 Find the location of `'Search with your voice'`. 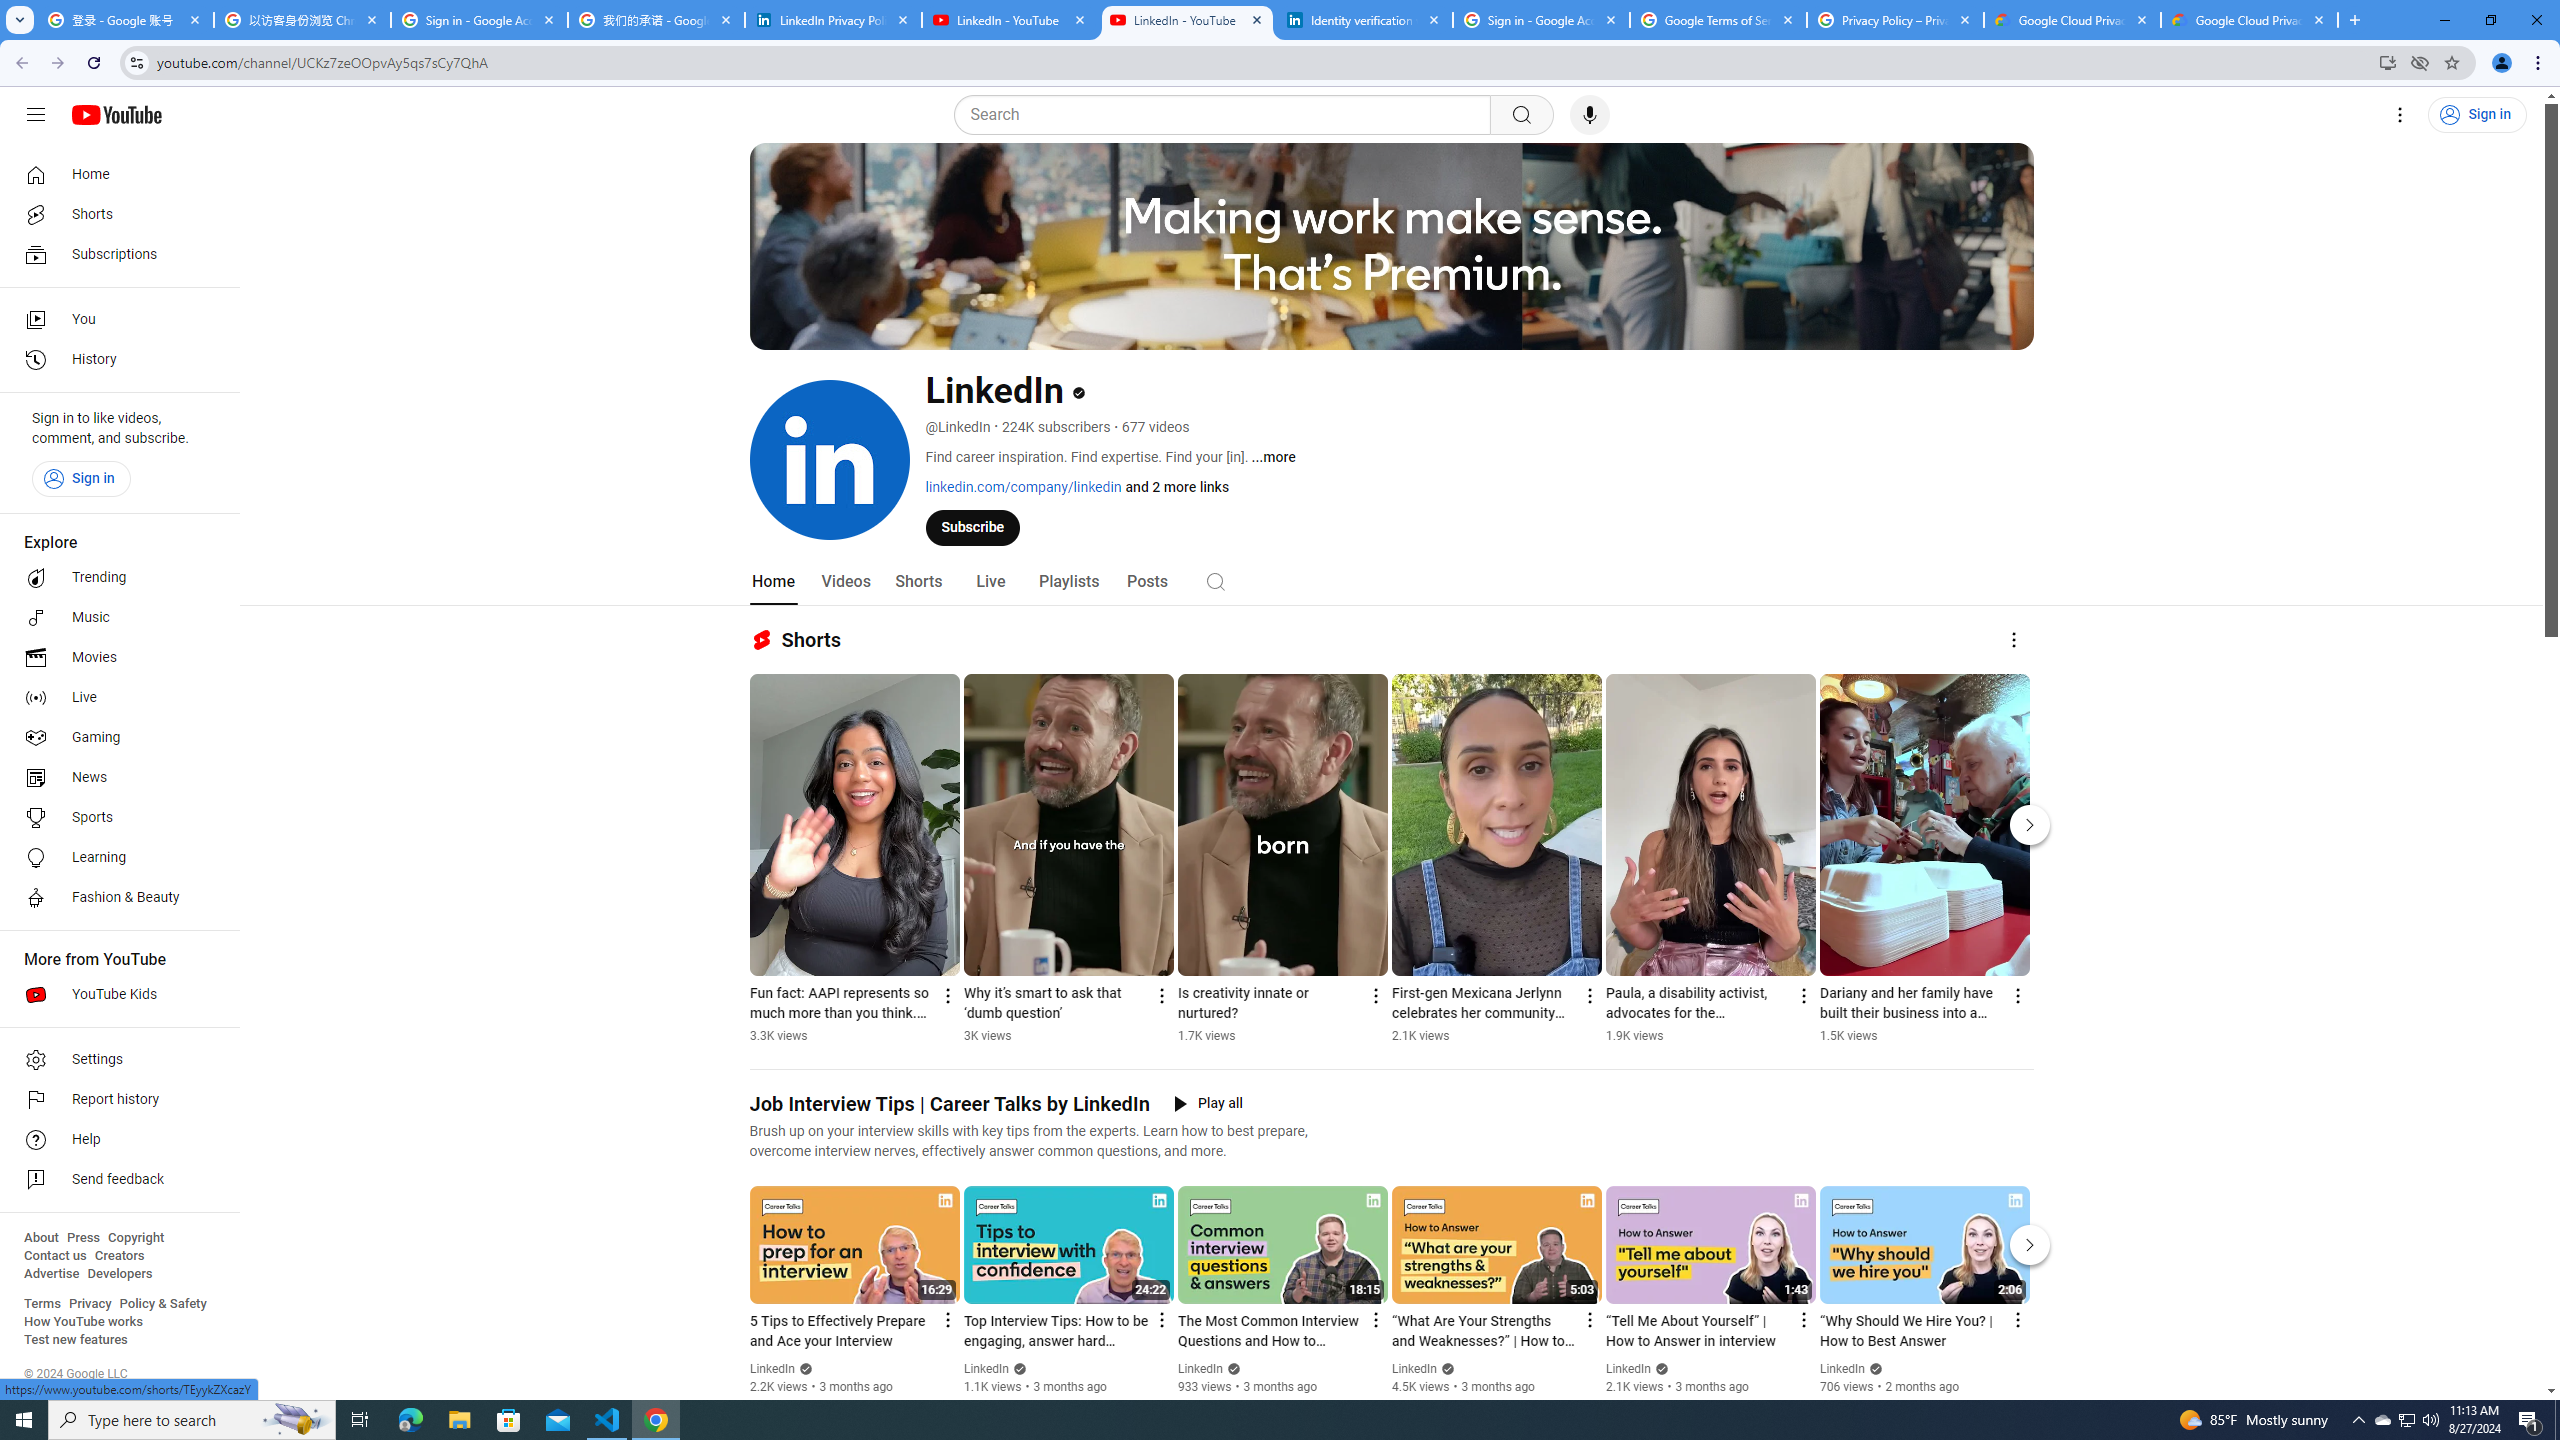

'Search with your voice' is located at coordinates (1589, 114).